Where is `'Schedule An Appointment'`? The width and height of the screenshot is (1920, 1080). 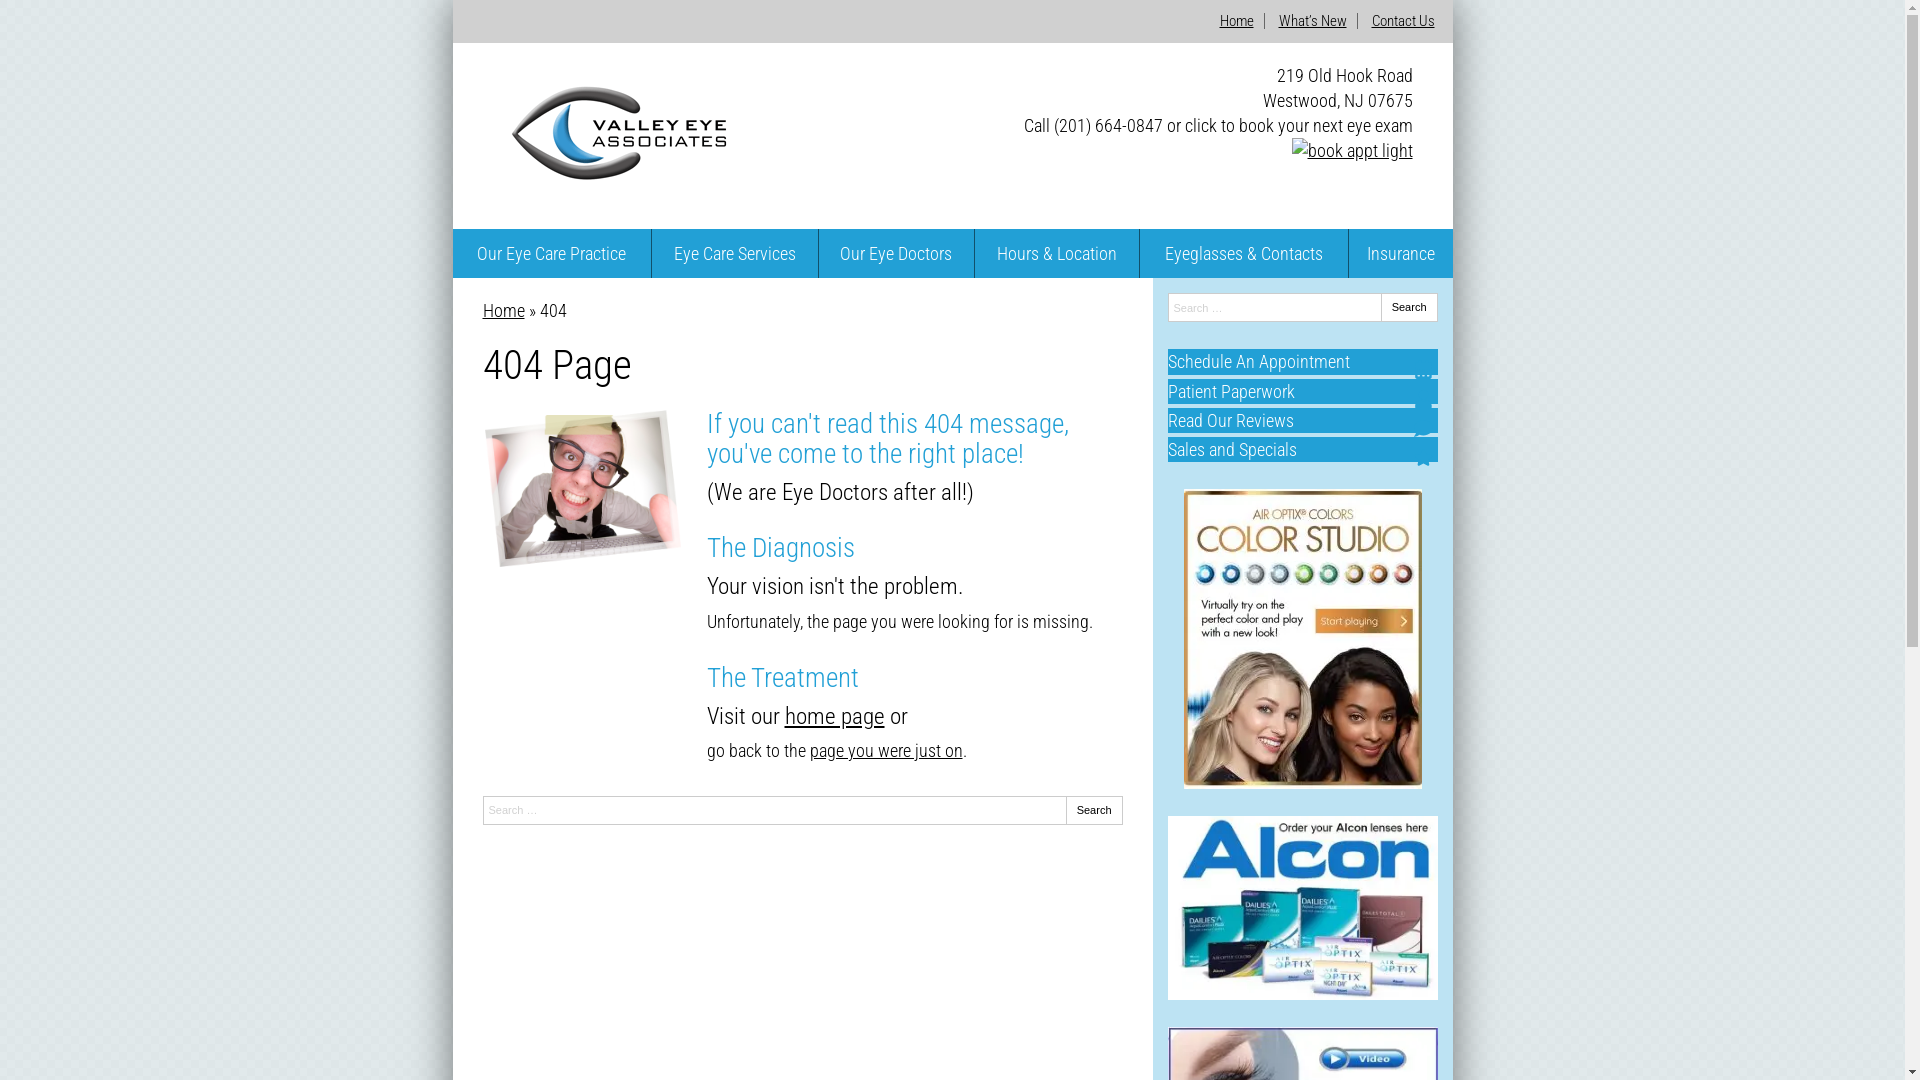
'Schedule An Appointment' is located at coordinates (1302, 361).